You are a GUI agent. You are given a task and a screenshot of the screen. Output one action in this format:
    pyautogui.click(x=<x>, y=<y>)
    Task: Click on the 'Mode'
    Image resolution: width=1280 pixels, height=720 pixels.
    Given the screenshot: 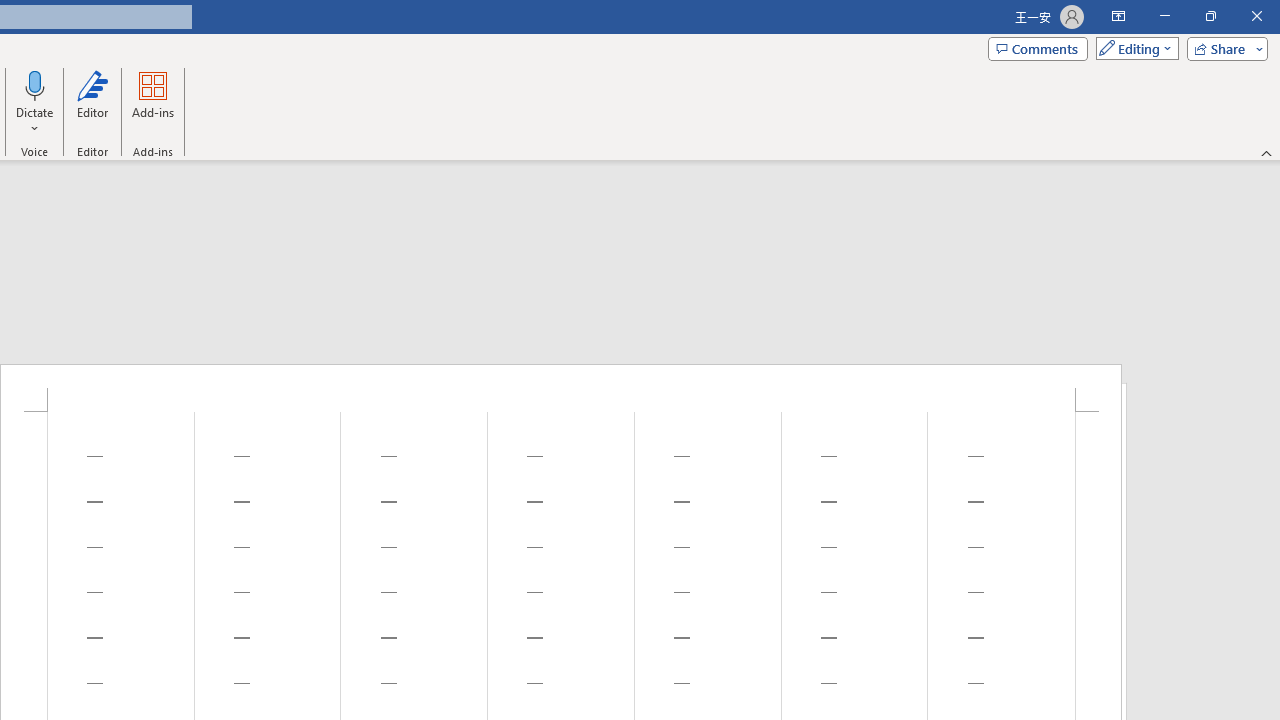 What is the action you would take?
    pyautogui.click(x=1133, y=47)
    